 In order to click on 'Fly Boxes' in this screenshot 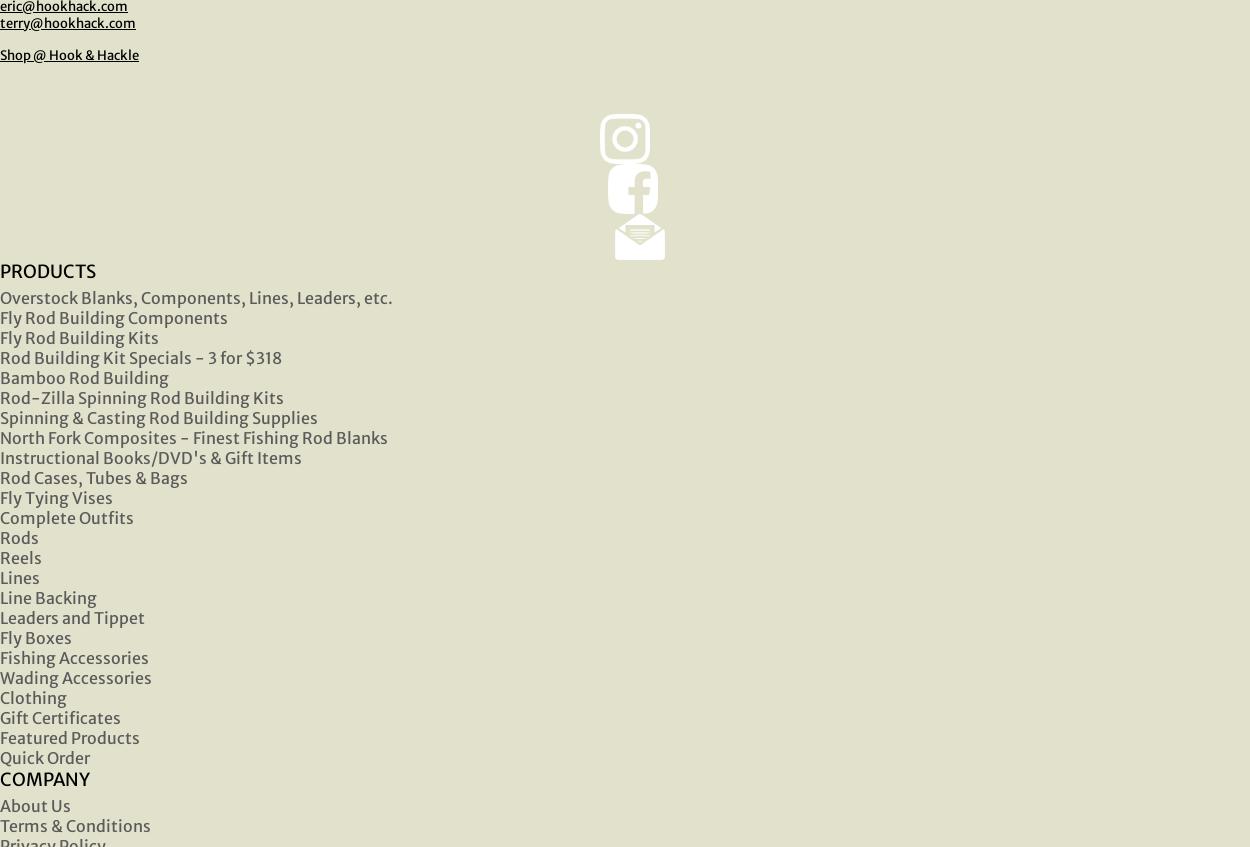, I will do `click(36, 636)`.